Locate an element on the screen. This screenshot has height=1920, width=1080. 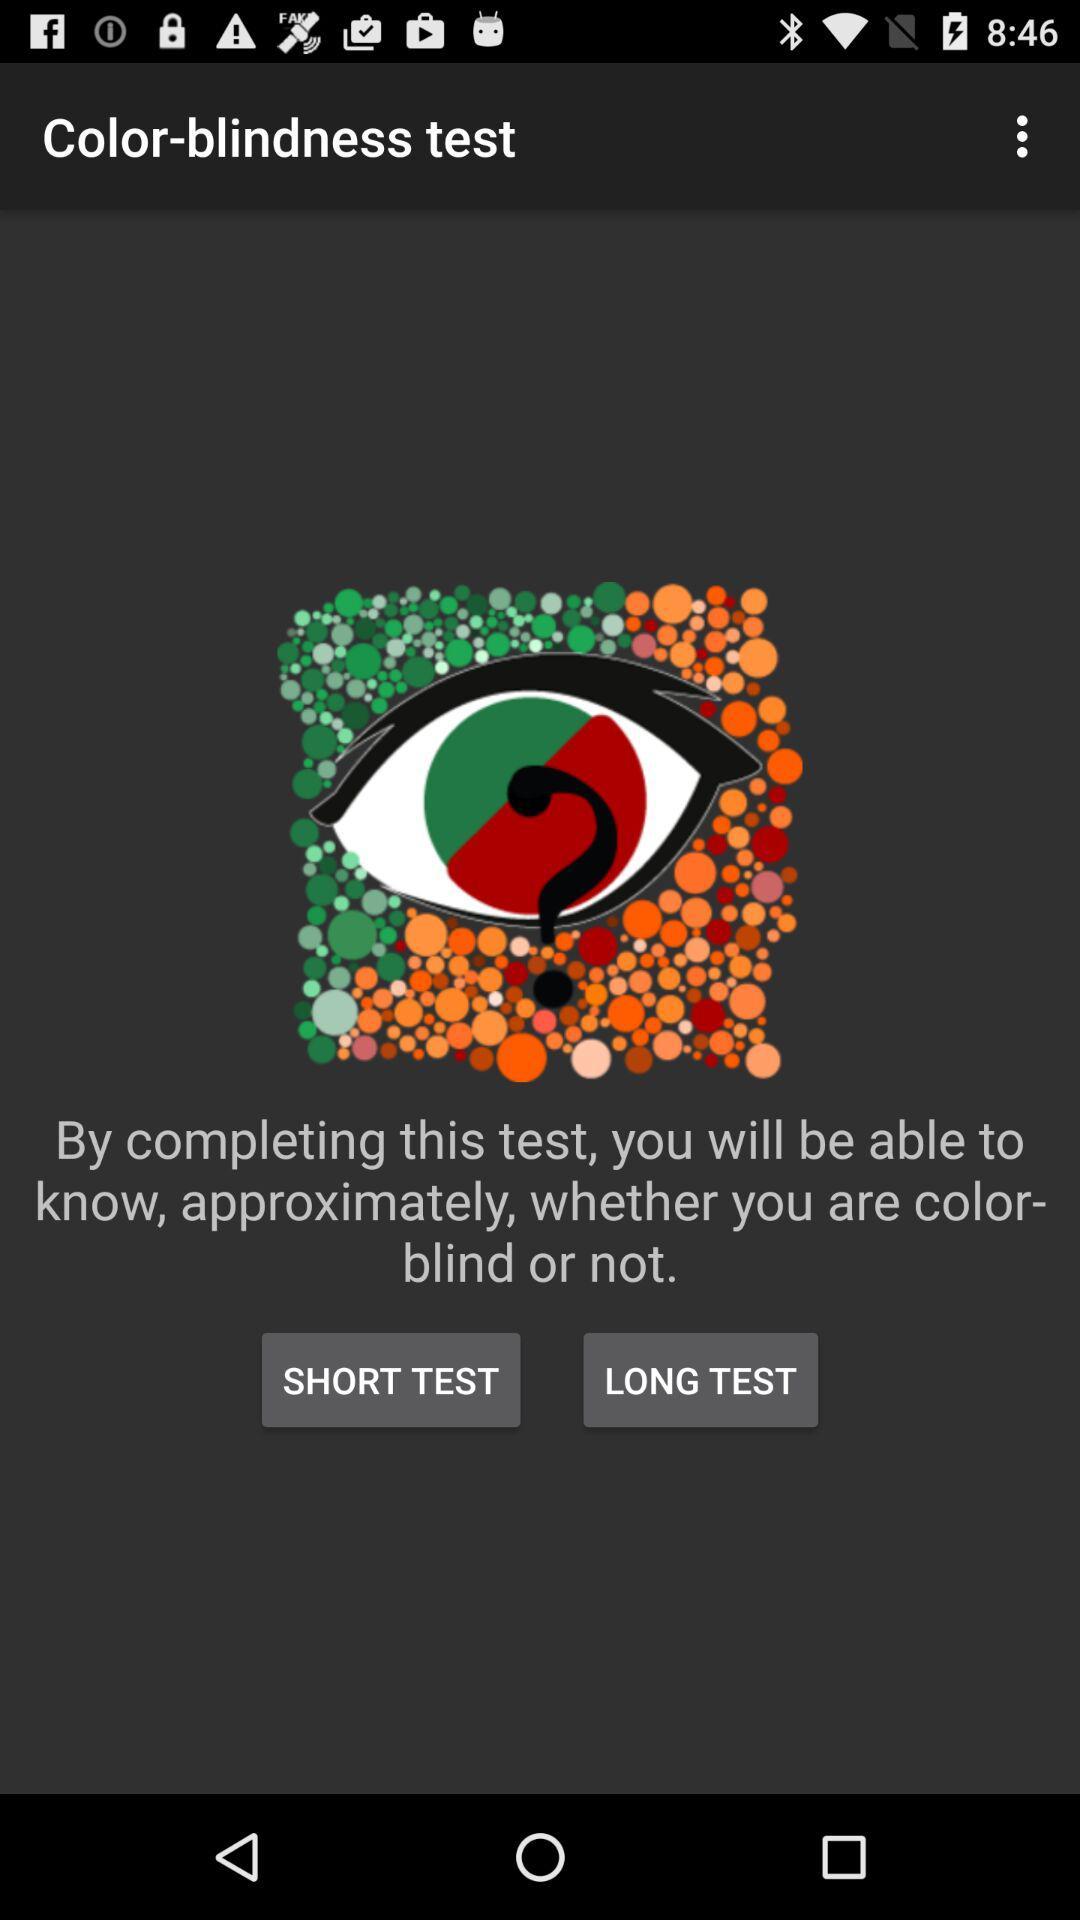
the short test button is located at coordinates (391, 1379).